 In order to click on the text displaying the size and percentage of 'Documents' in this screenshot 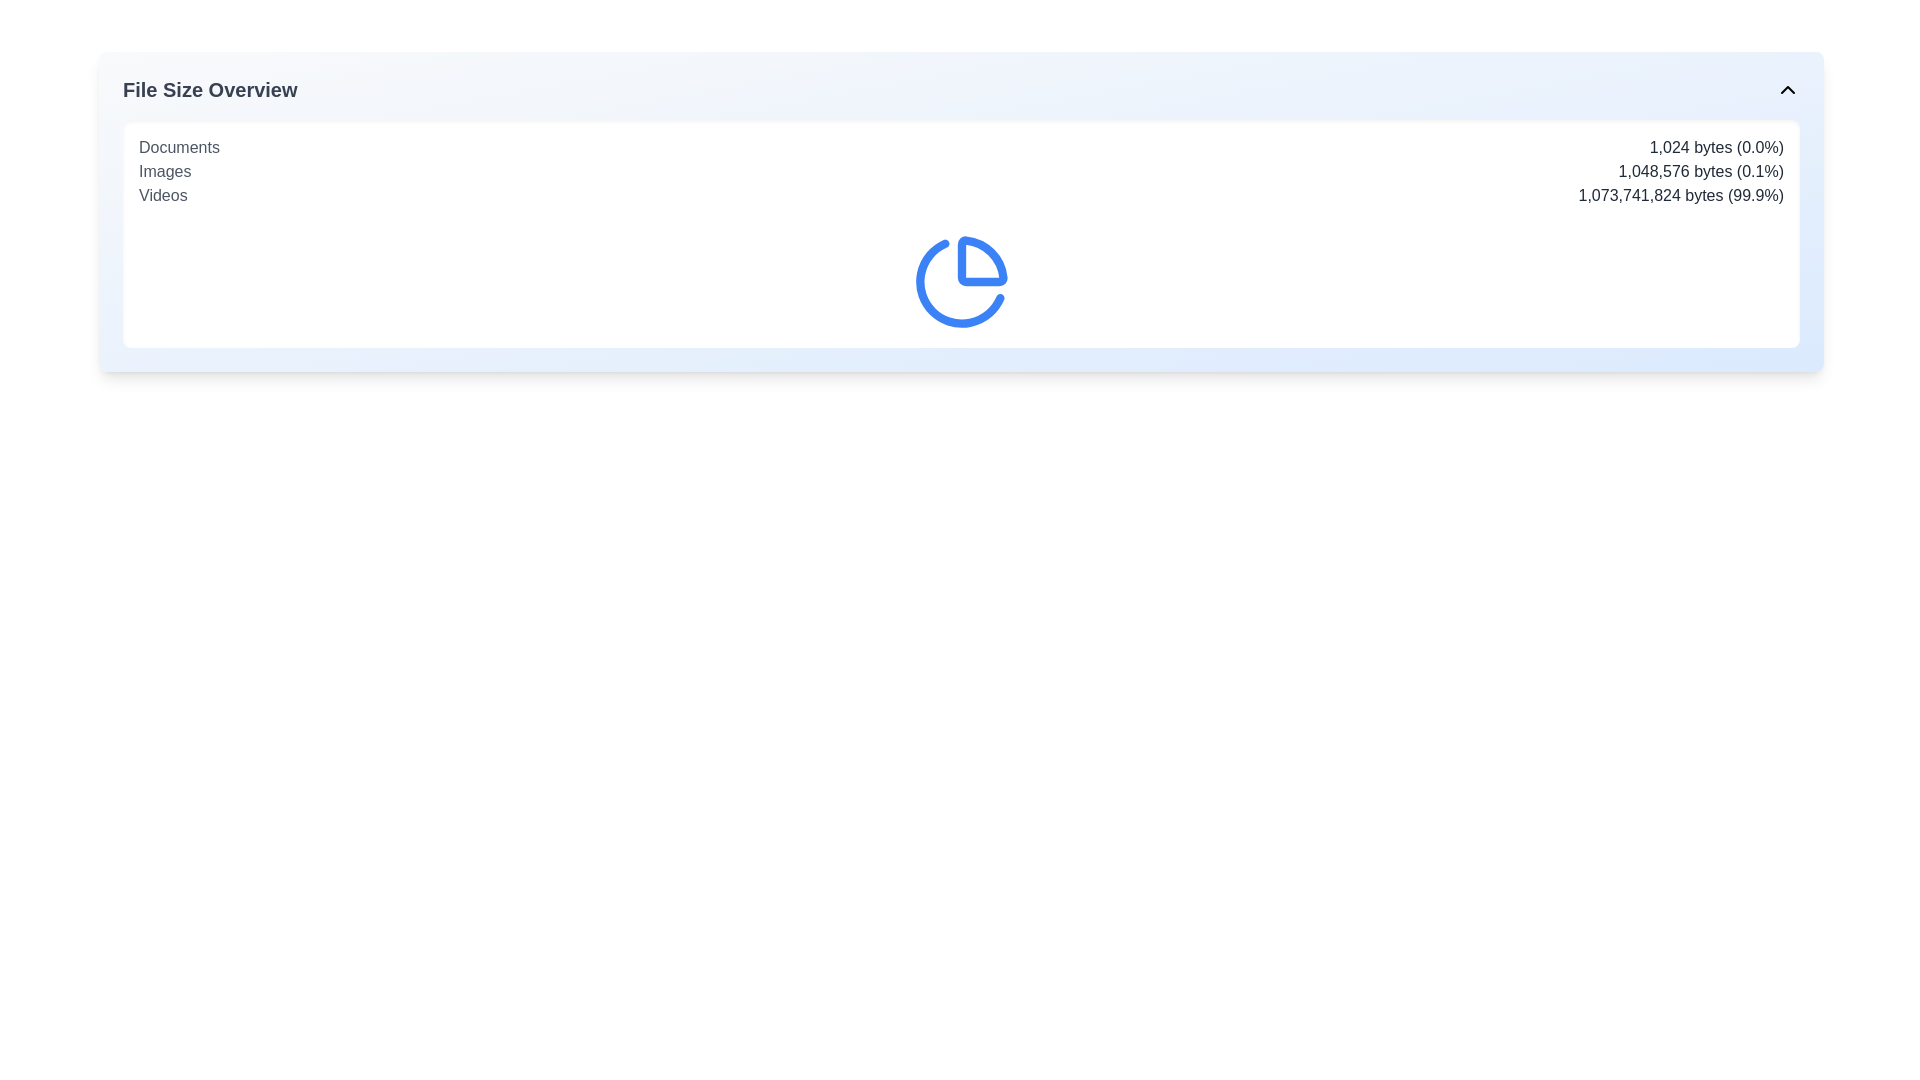, I will do `click(1715, 146)`.